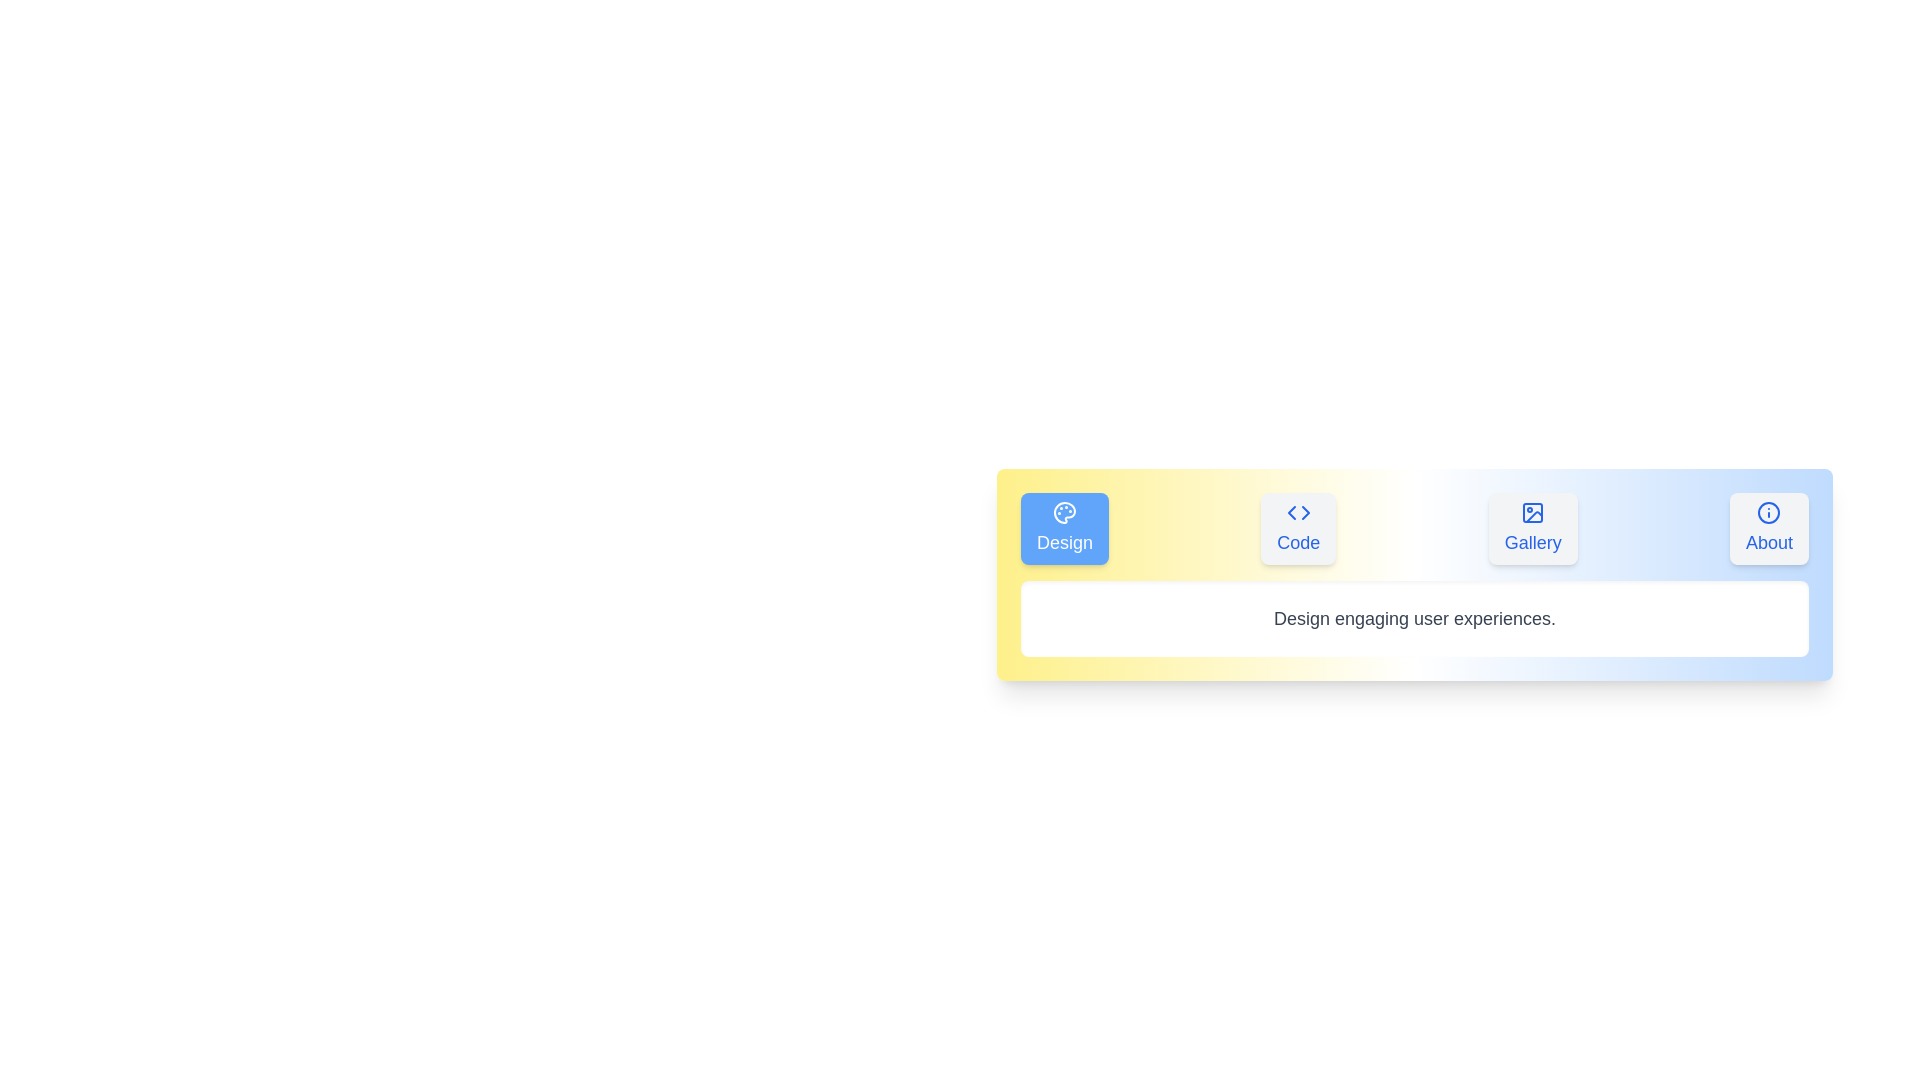 The image size is (1920, 1080). Describe the element at coordinates (1064, 527) in the screenshot. I see `the tab labeled Design to switch to its content` at that location.